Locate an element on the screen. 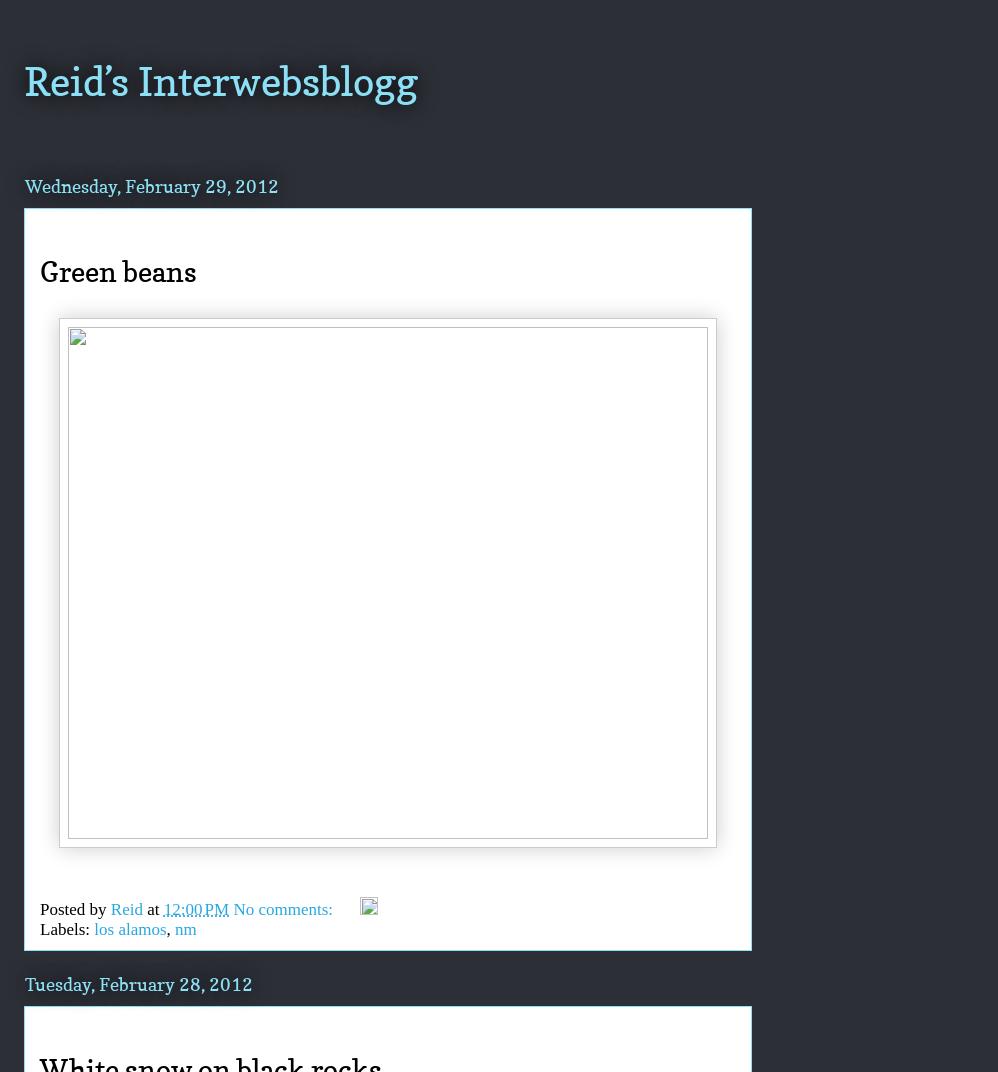 This screenshot has width=998, height=1072. '12:00 PM' is located at coordinates (195, 908).